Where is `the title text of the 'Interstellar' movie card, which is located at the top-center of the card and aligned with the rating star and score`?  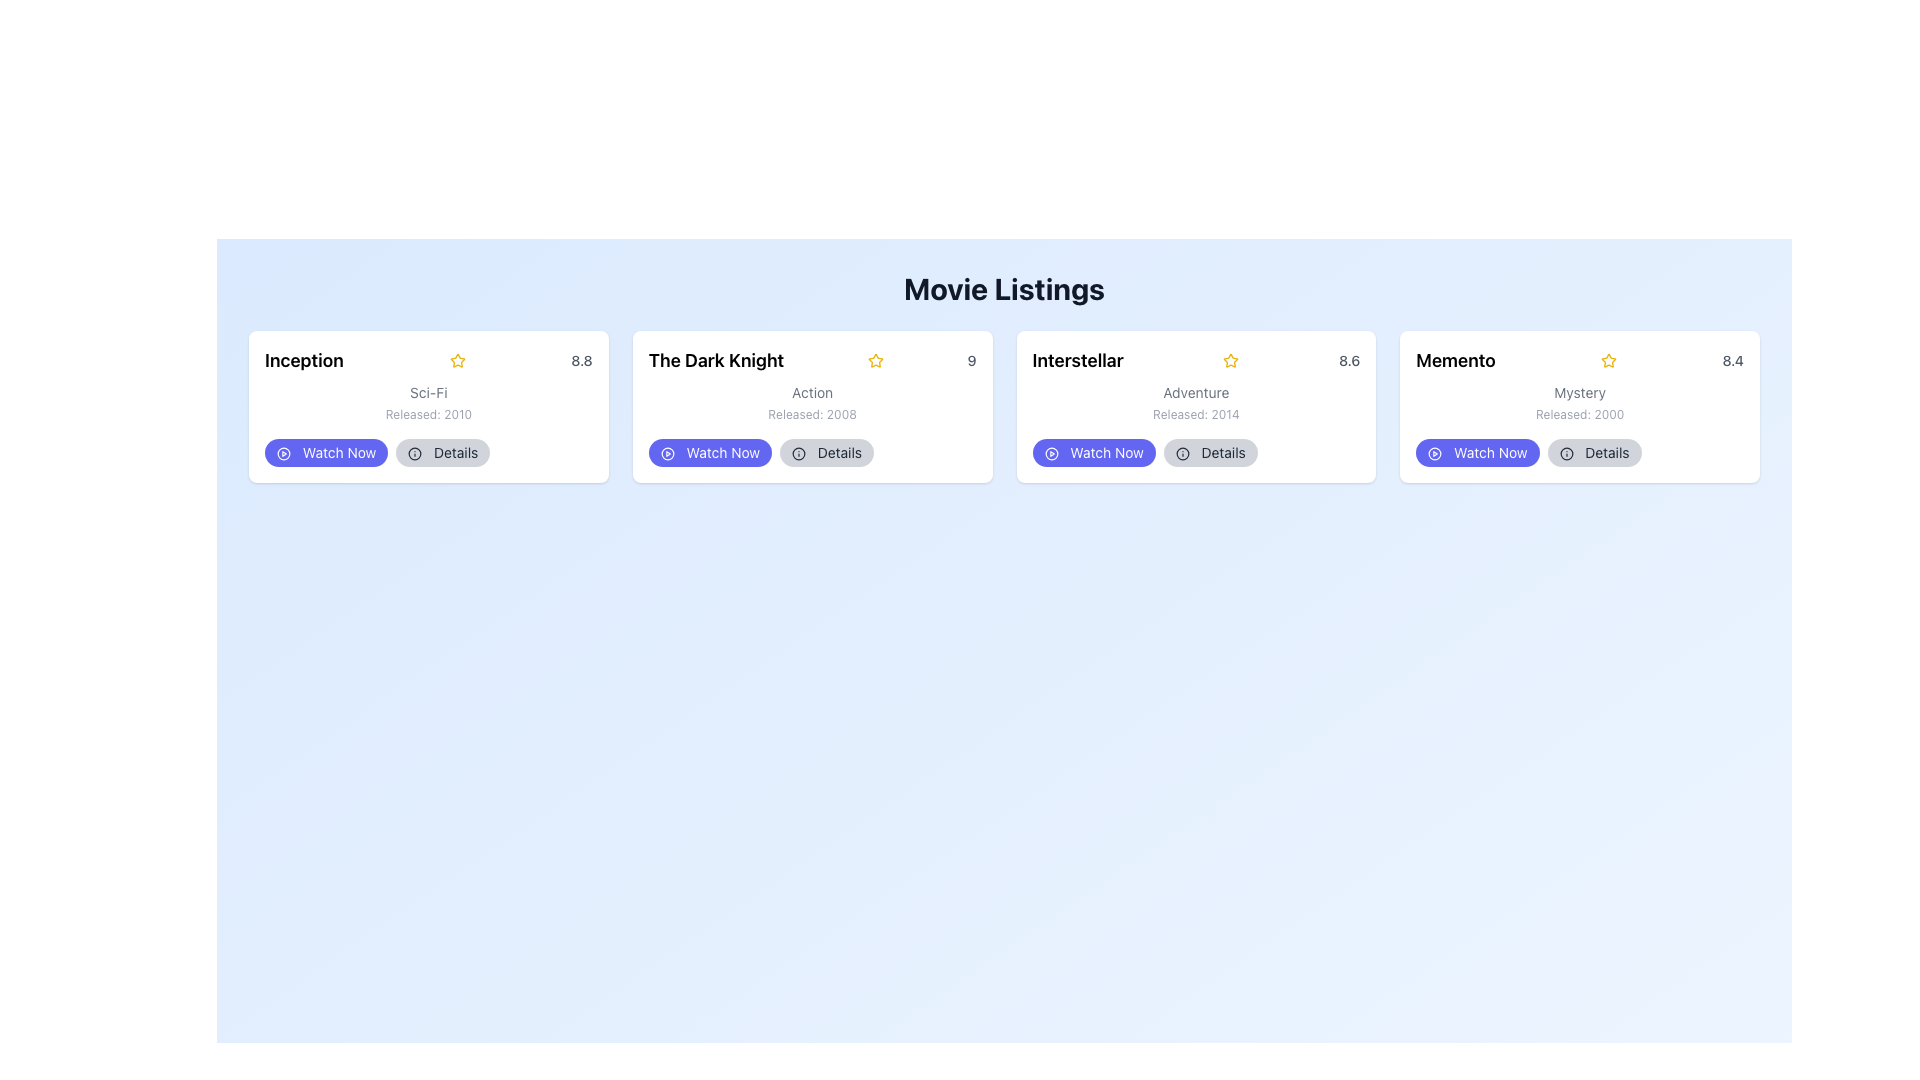 the title text of the 'Interstellar' movie card, which is located at the top-center of the card and aligned with the rating star and score is located at coordinates (1077, 361).